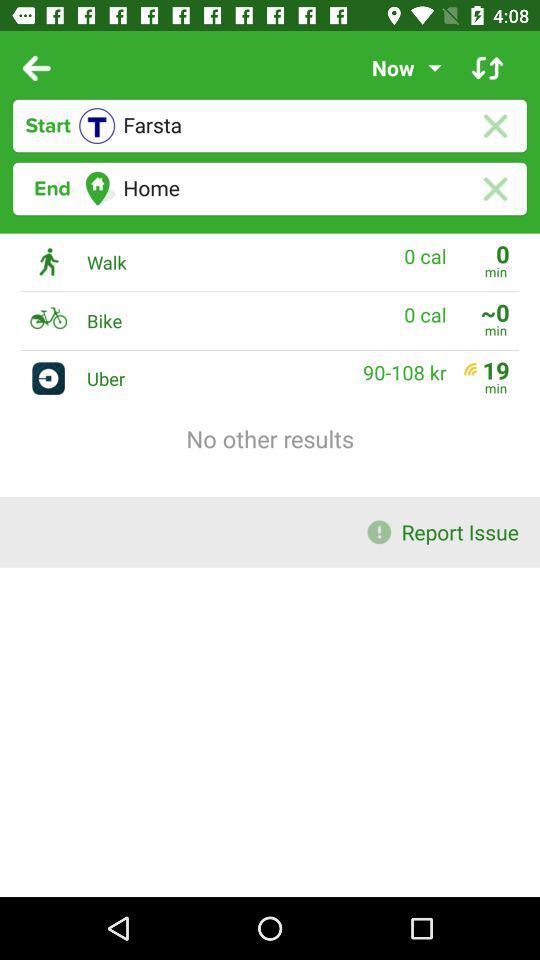 The height and width of the screenshot is (960, 540). Describe the element at coordinates (486, 68) in the screenshot. I see `refresh` at that location.